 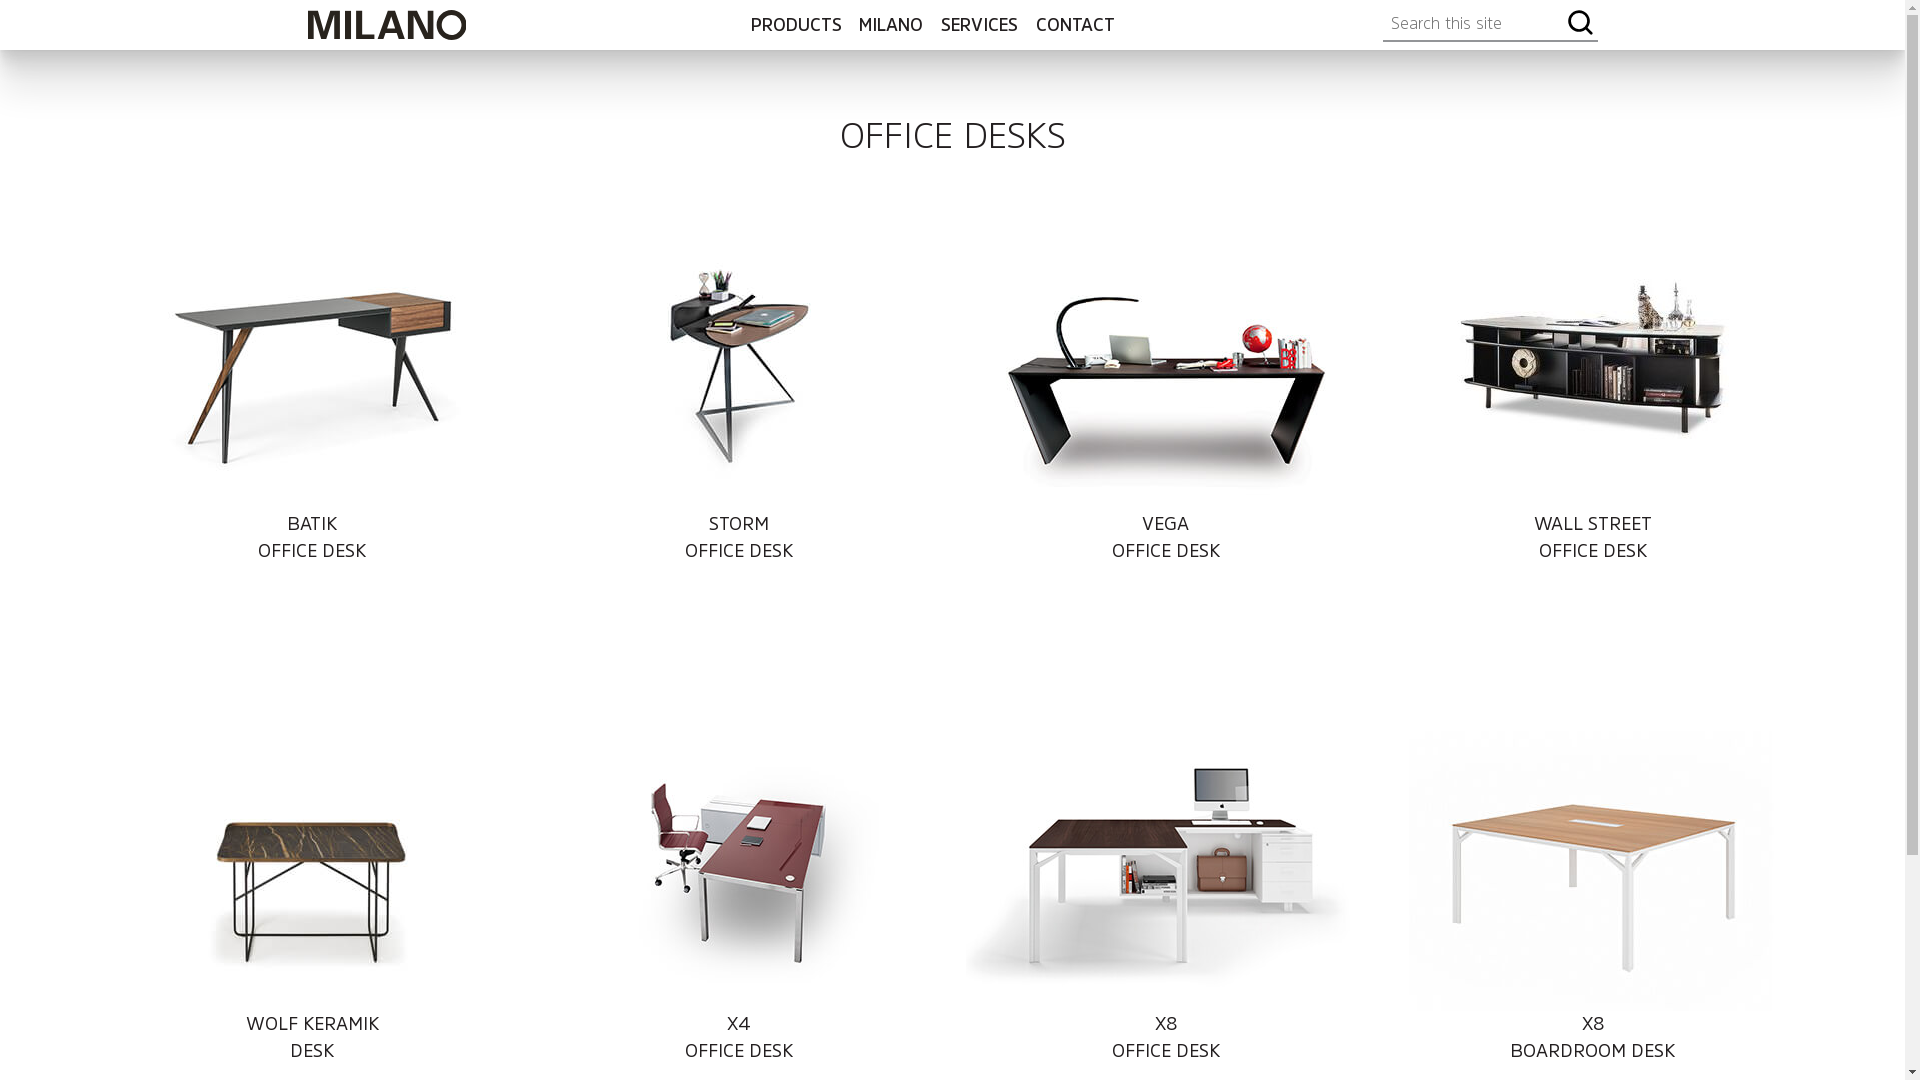 I want to click on 'X8 Office Desk', so click(x=1166, y=810).